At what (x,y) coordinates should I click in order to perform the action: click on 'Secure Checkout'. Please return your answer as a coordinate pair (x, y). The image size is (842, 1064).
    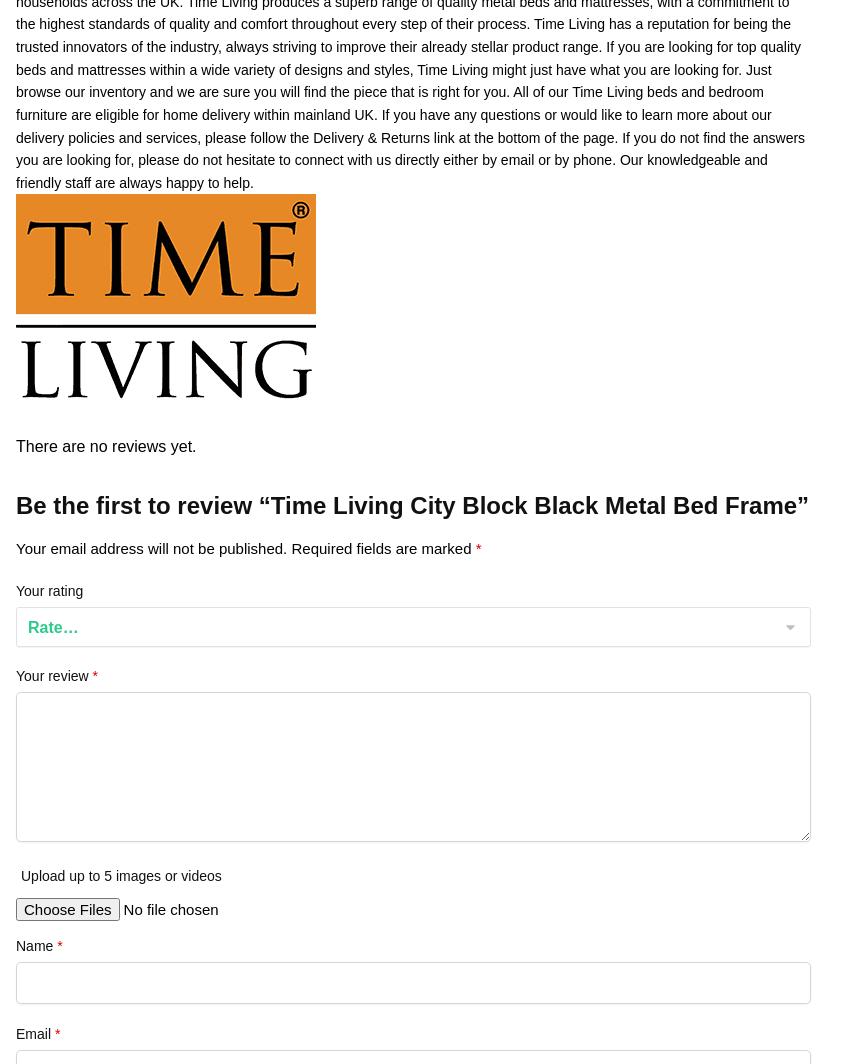
    Looking at the image, I should click on (67, 758).